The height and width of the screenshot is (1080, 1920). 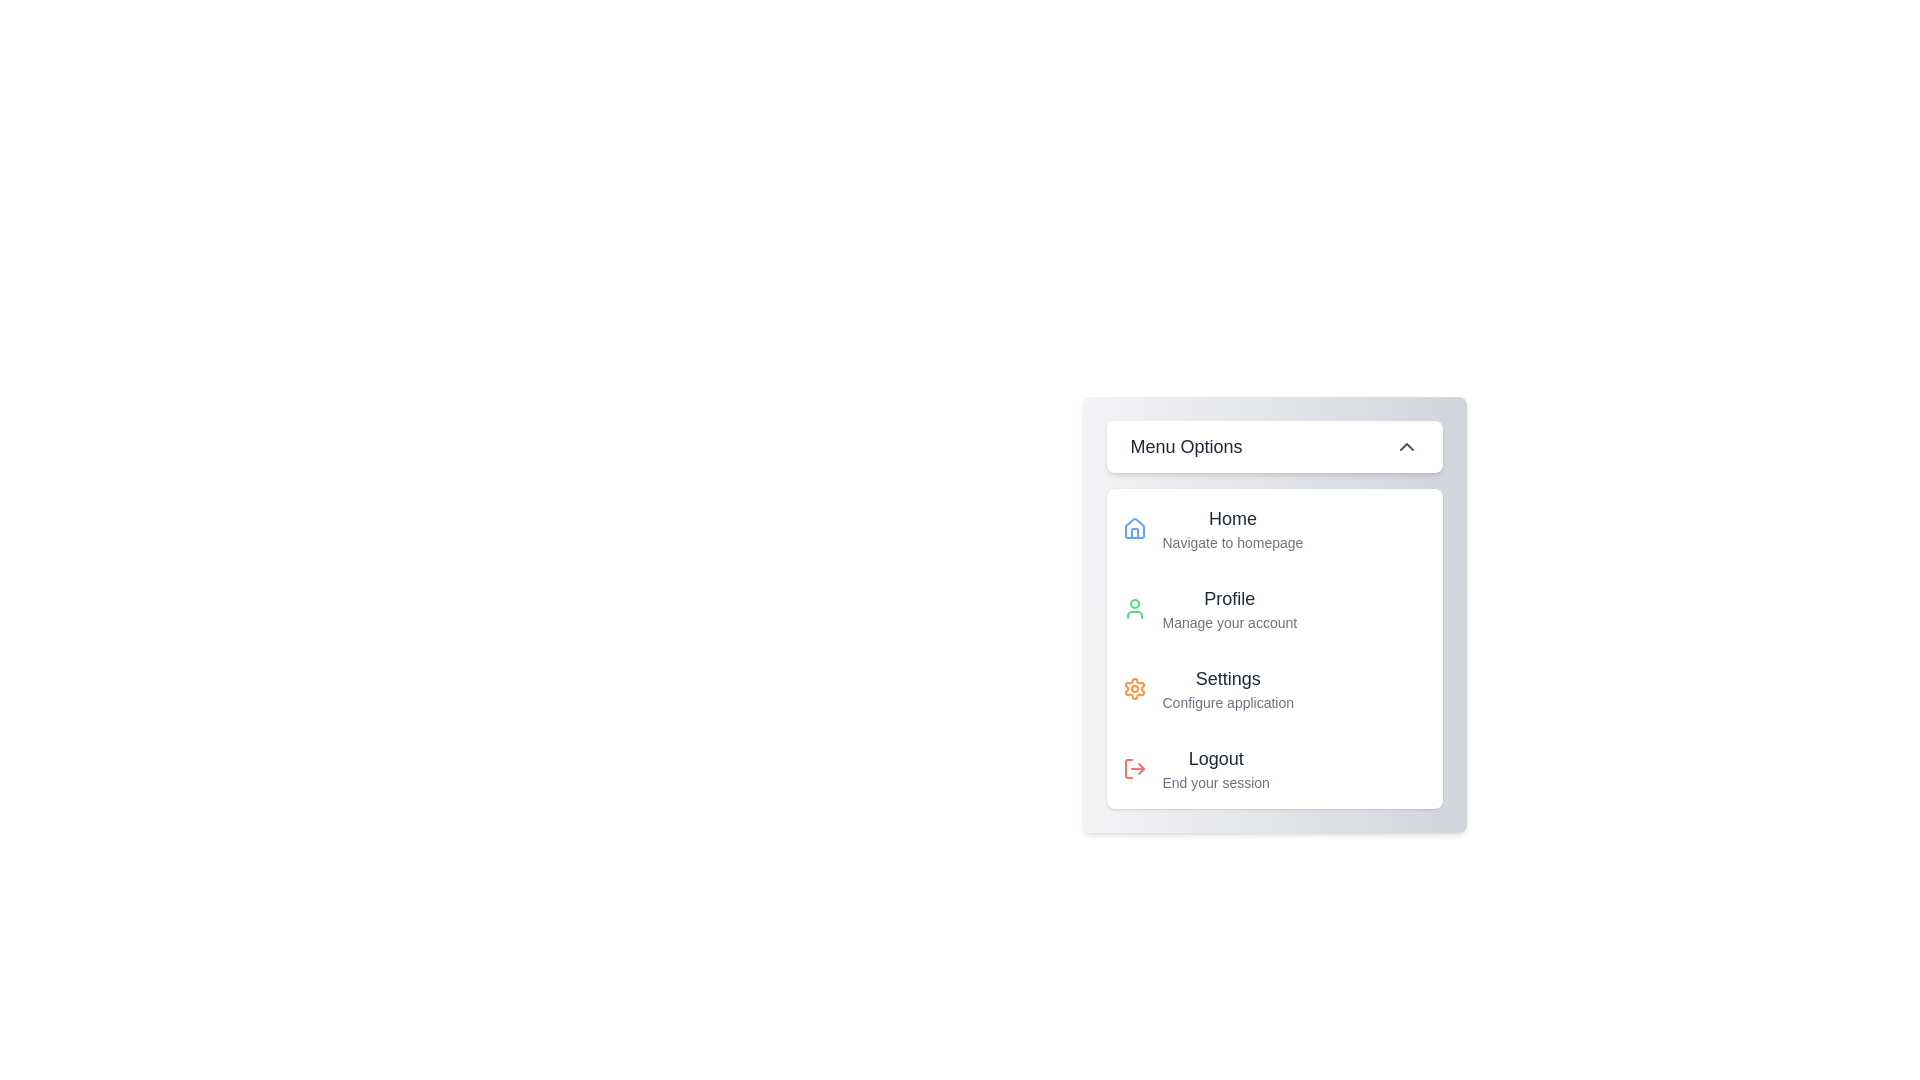 I want to click on the vibrant orange gear-shaped icon located in the menu list, so click(x=1134, y=688).